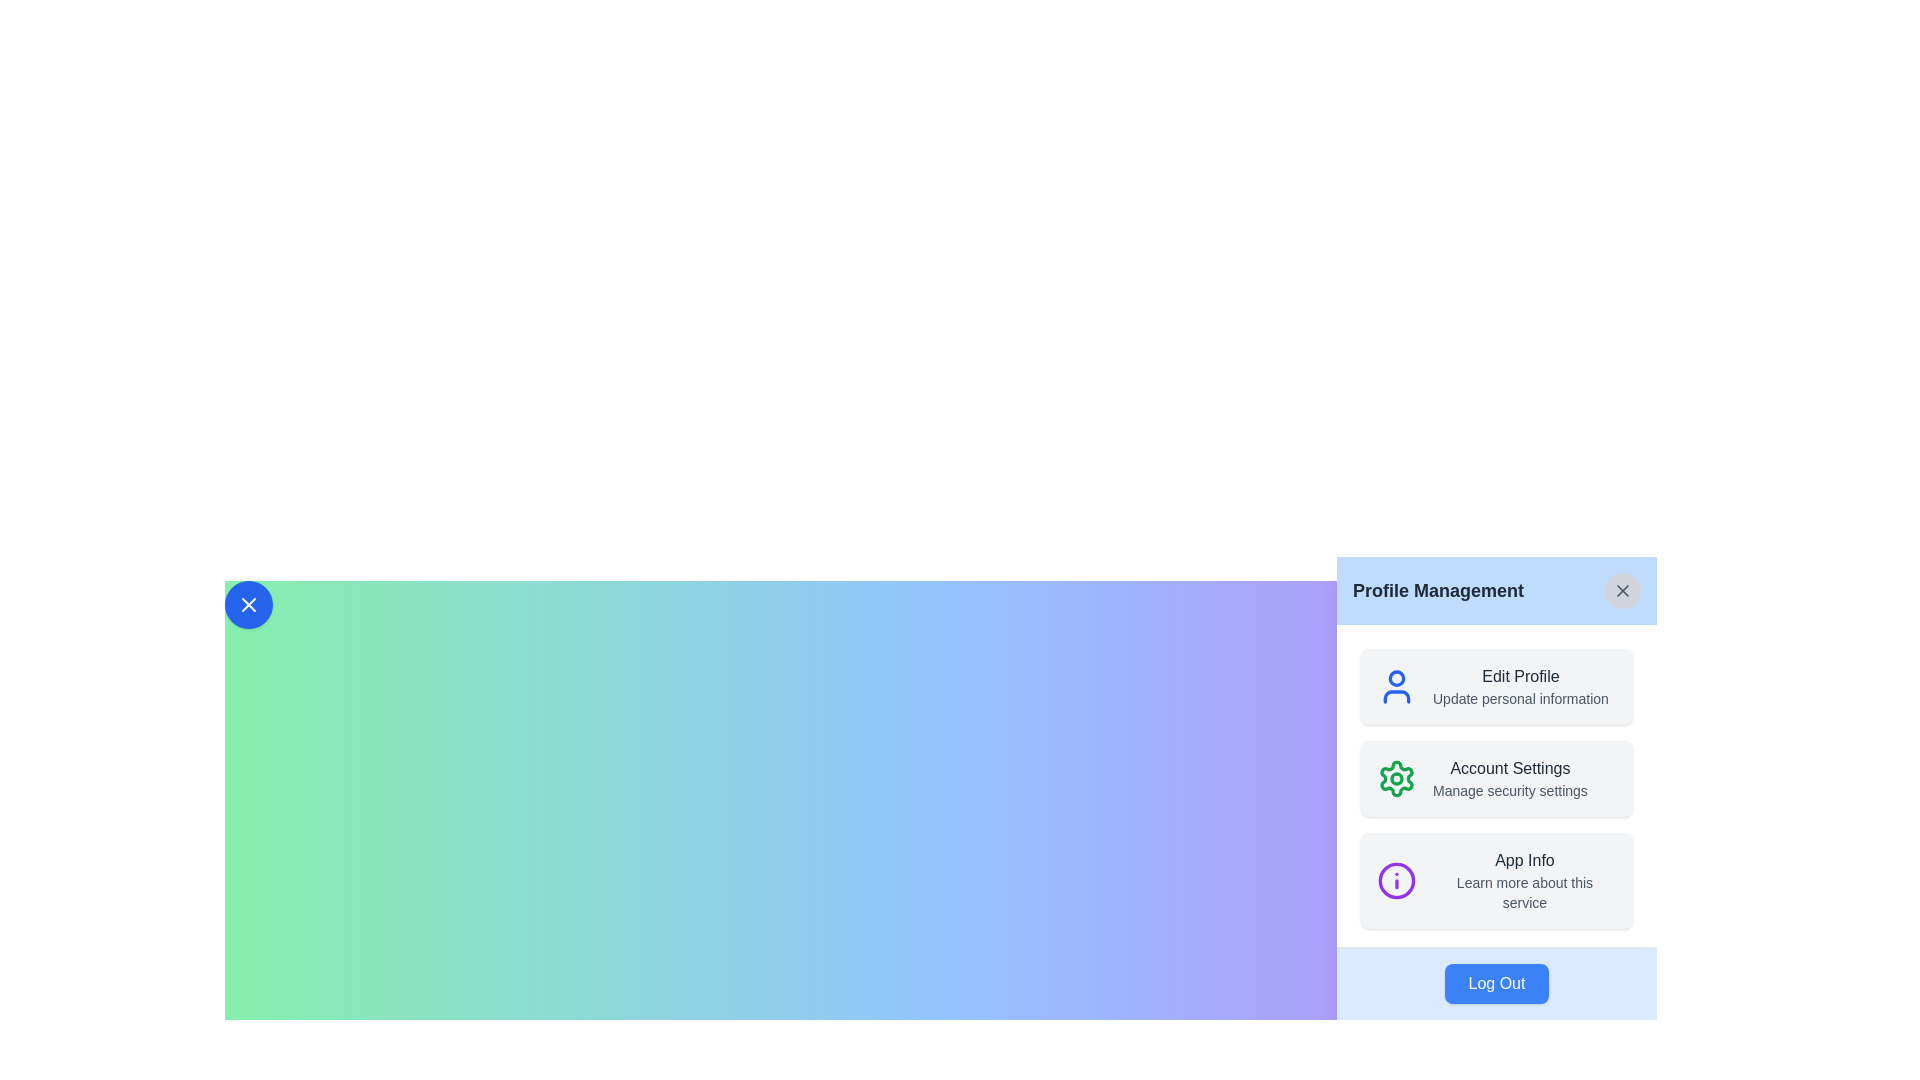 The height and width of the screenshot is (1080, 1920). What do you see at coordinates (1395, 677) in the screenshot?
I see `the SVG circle component representing the head of the user icon, which is part of the user profile interface` at bounding box center [1395, 677].